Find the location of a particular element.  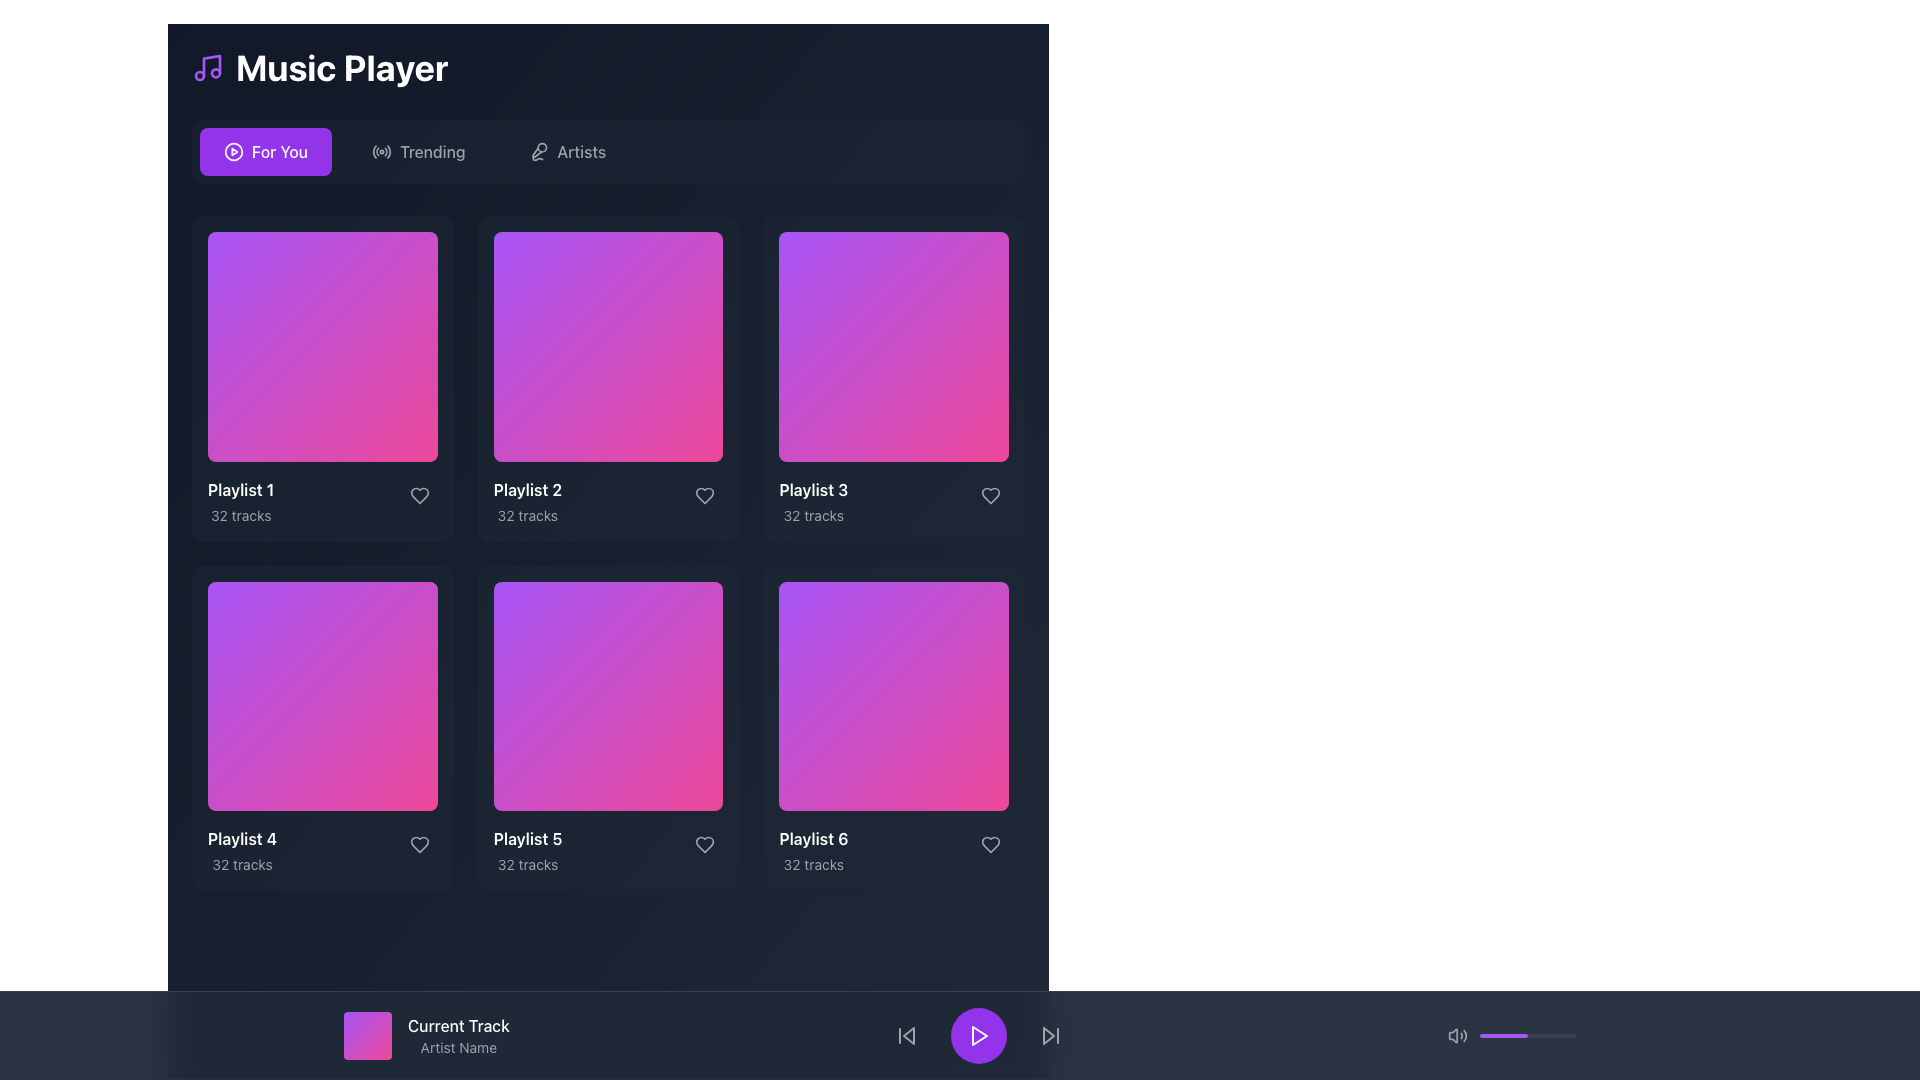

the text label containing the bold white title 'Playlist 1' and the gray subtitle '32 tracks' located in the top-left playlist card is located at coordinates (240, 500).